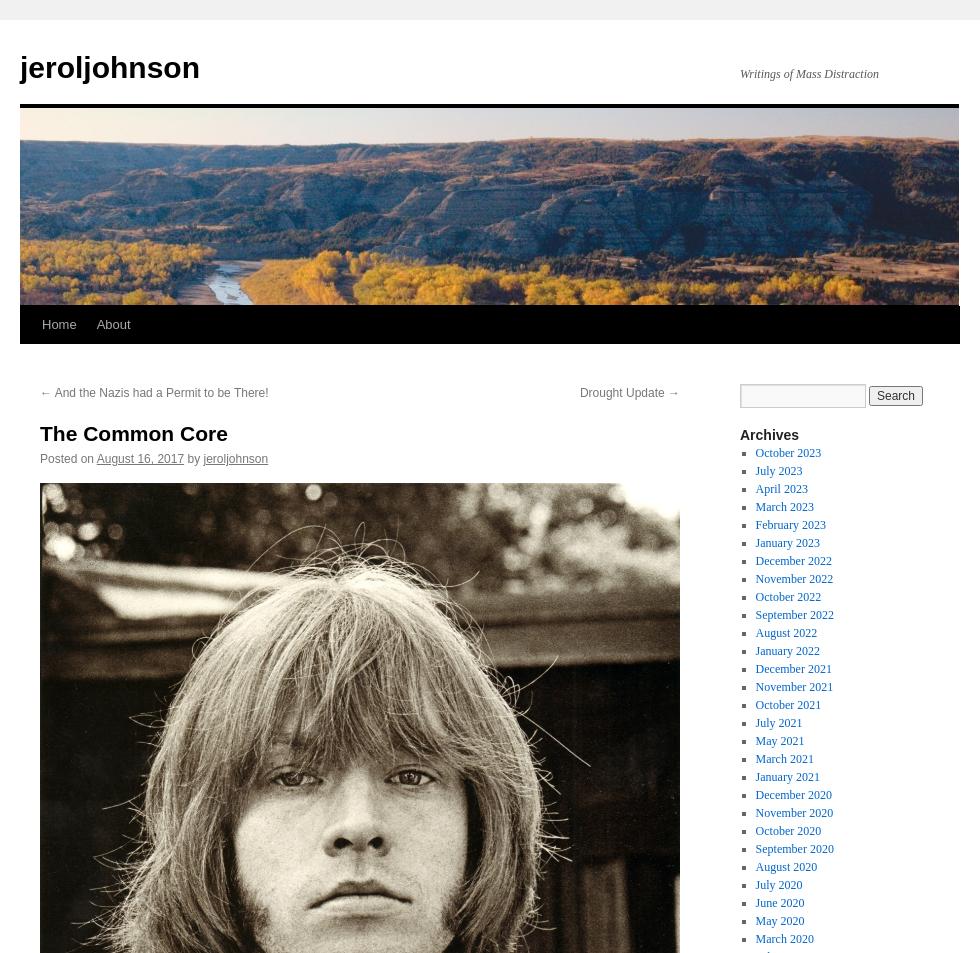 The height and width of the screenshot is (953, 980). What do you see at coordinates (779, 740) in the screenshot?
I see `'May 2021'` at bounding box center [779, 740].